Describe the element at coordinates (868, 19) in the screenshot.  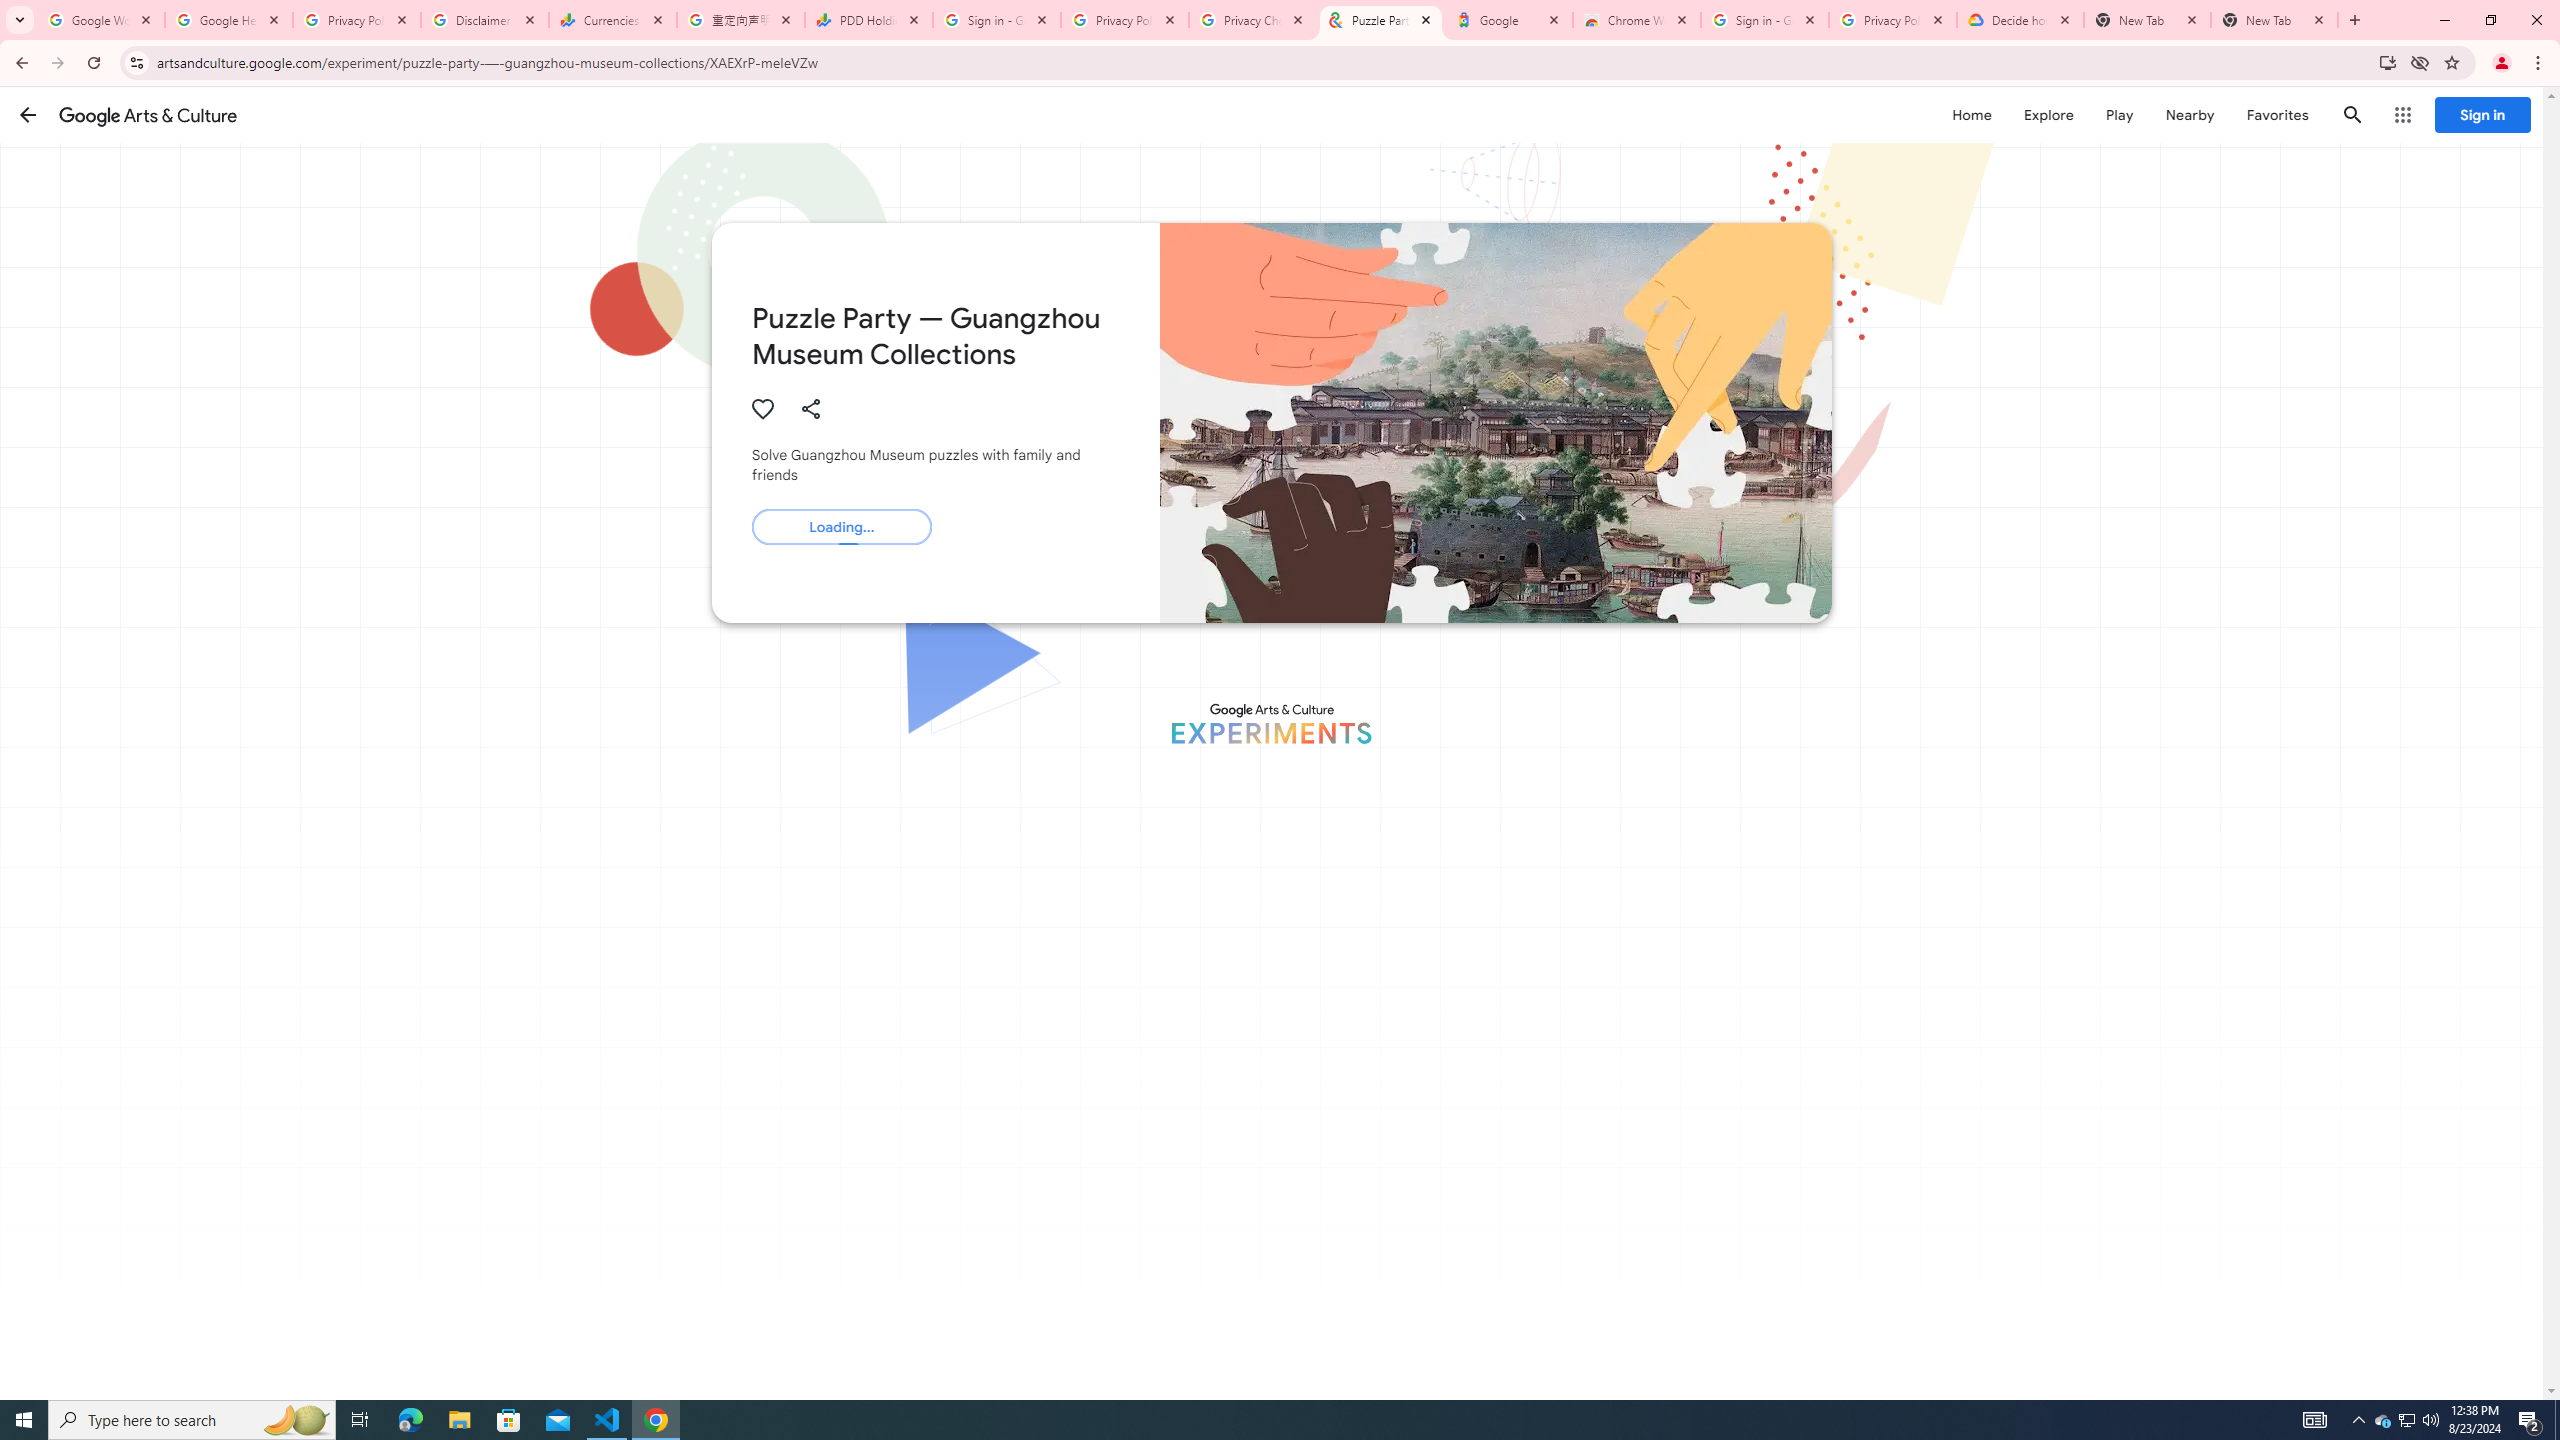
I see `'PDD Holdings Inc - ADR (PDD) Price & News - Google Finance'` at that location.